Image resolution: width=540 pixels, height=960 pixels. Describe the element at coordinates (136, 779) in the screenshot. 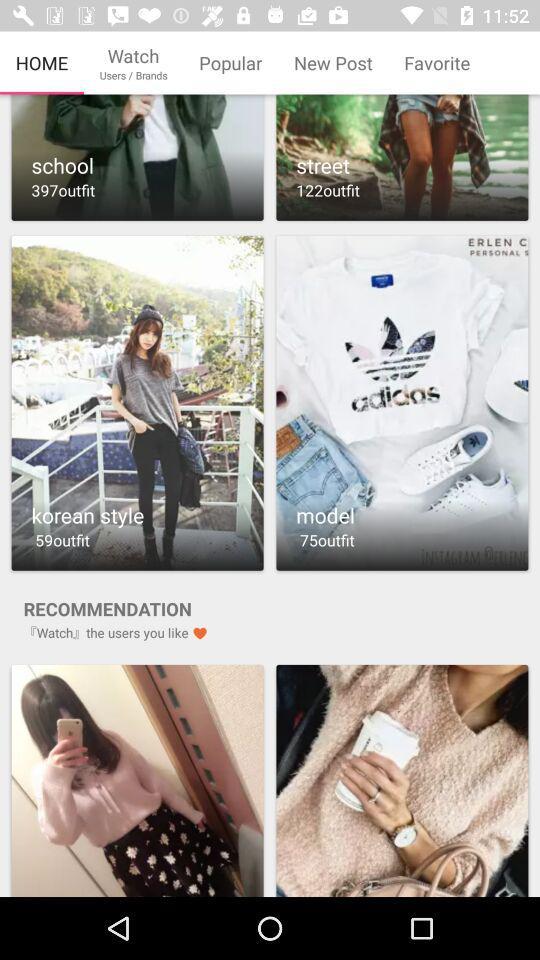

I see `advertisement` at that location.